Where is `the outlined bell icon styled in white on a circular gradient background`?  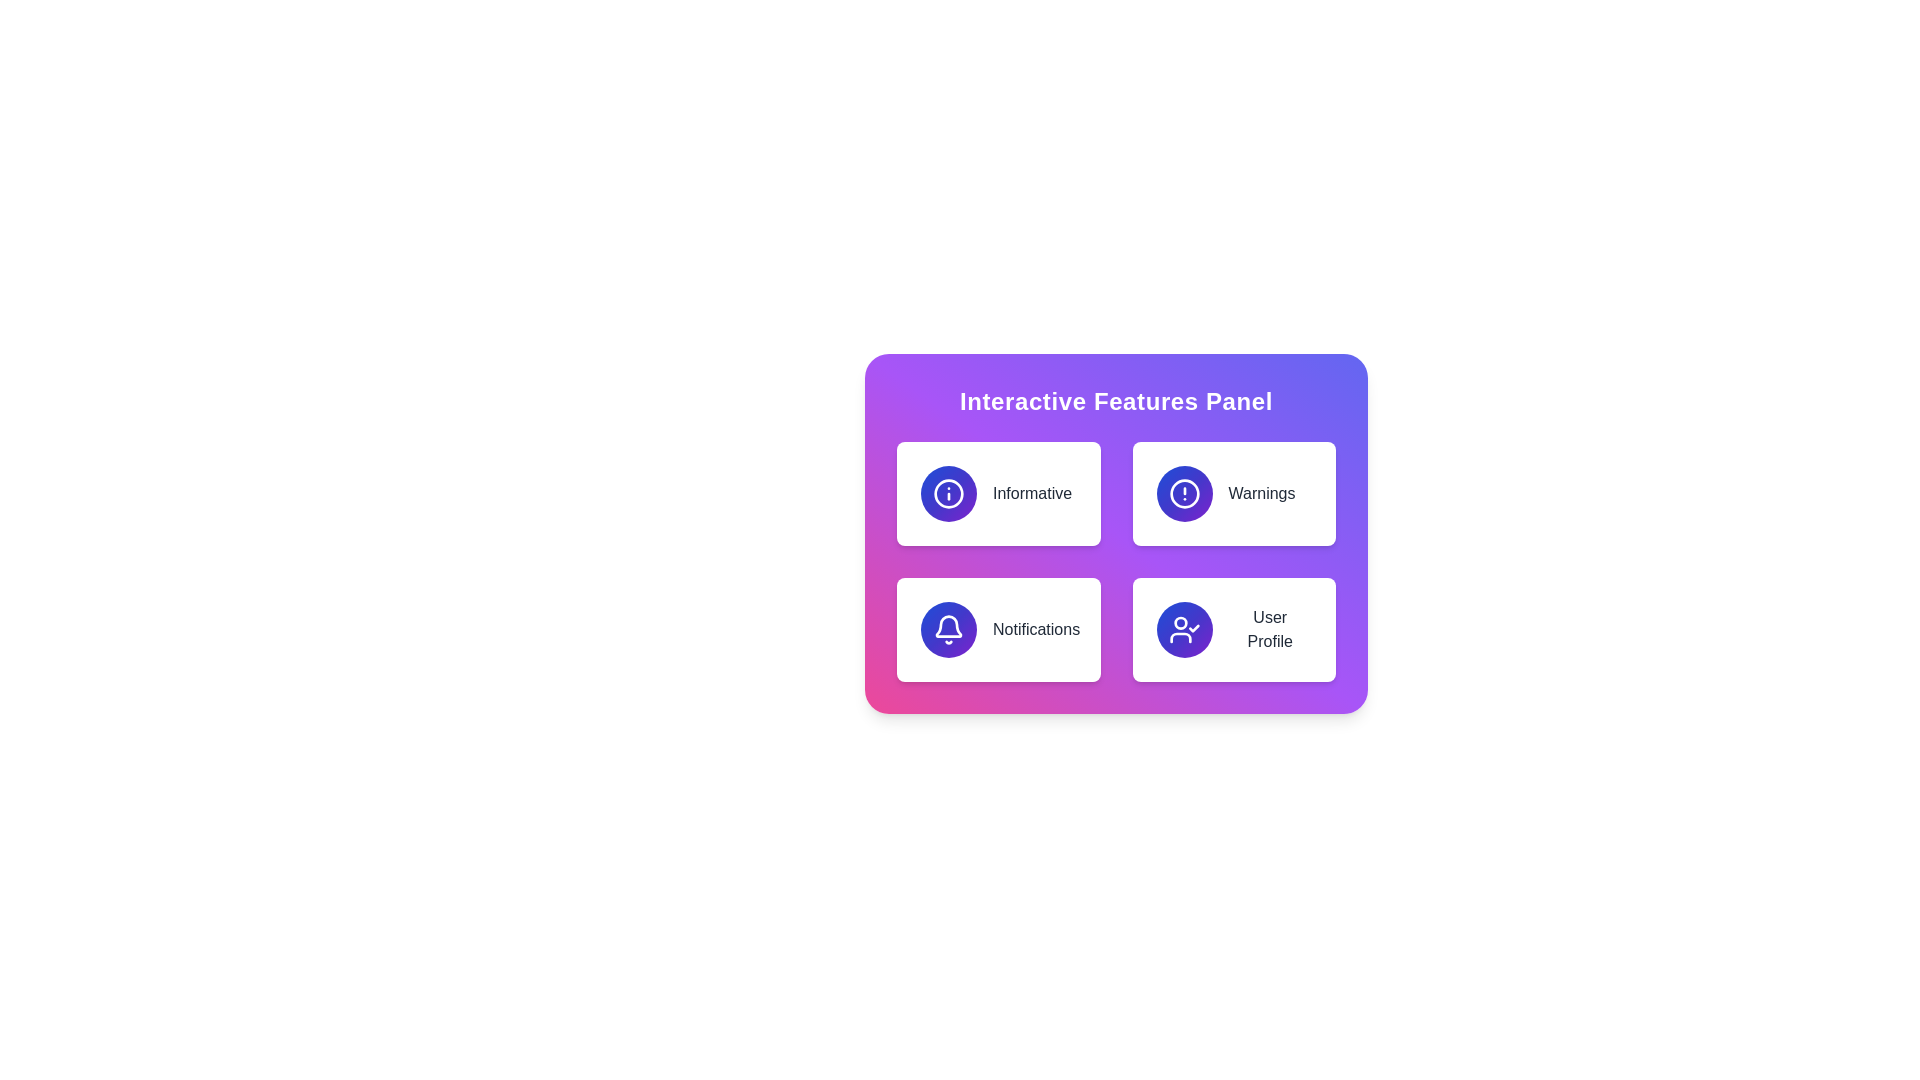
the outlined bell icon styled in white on a circular gradient background is located at coordinates (948, 628).